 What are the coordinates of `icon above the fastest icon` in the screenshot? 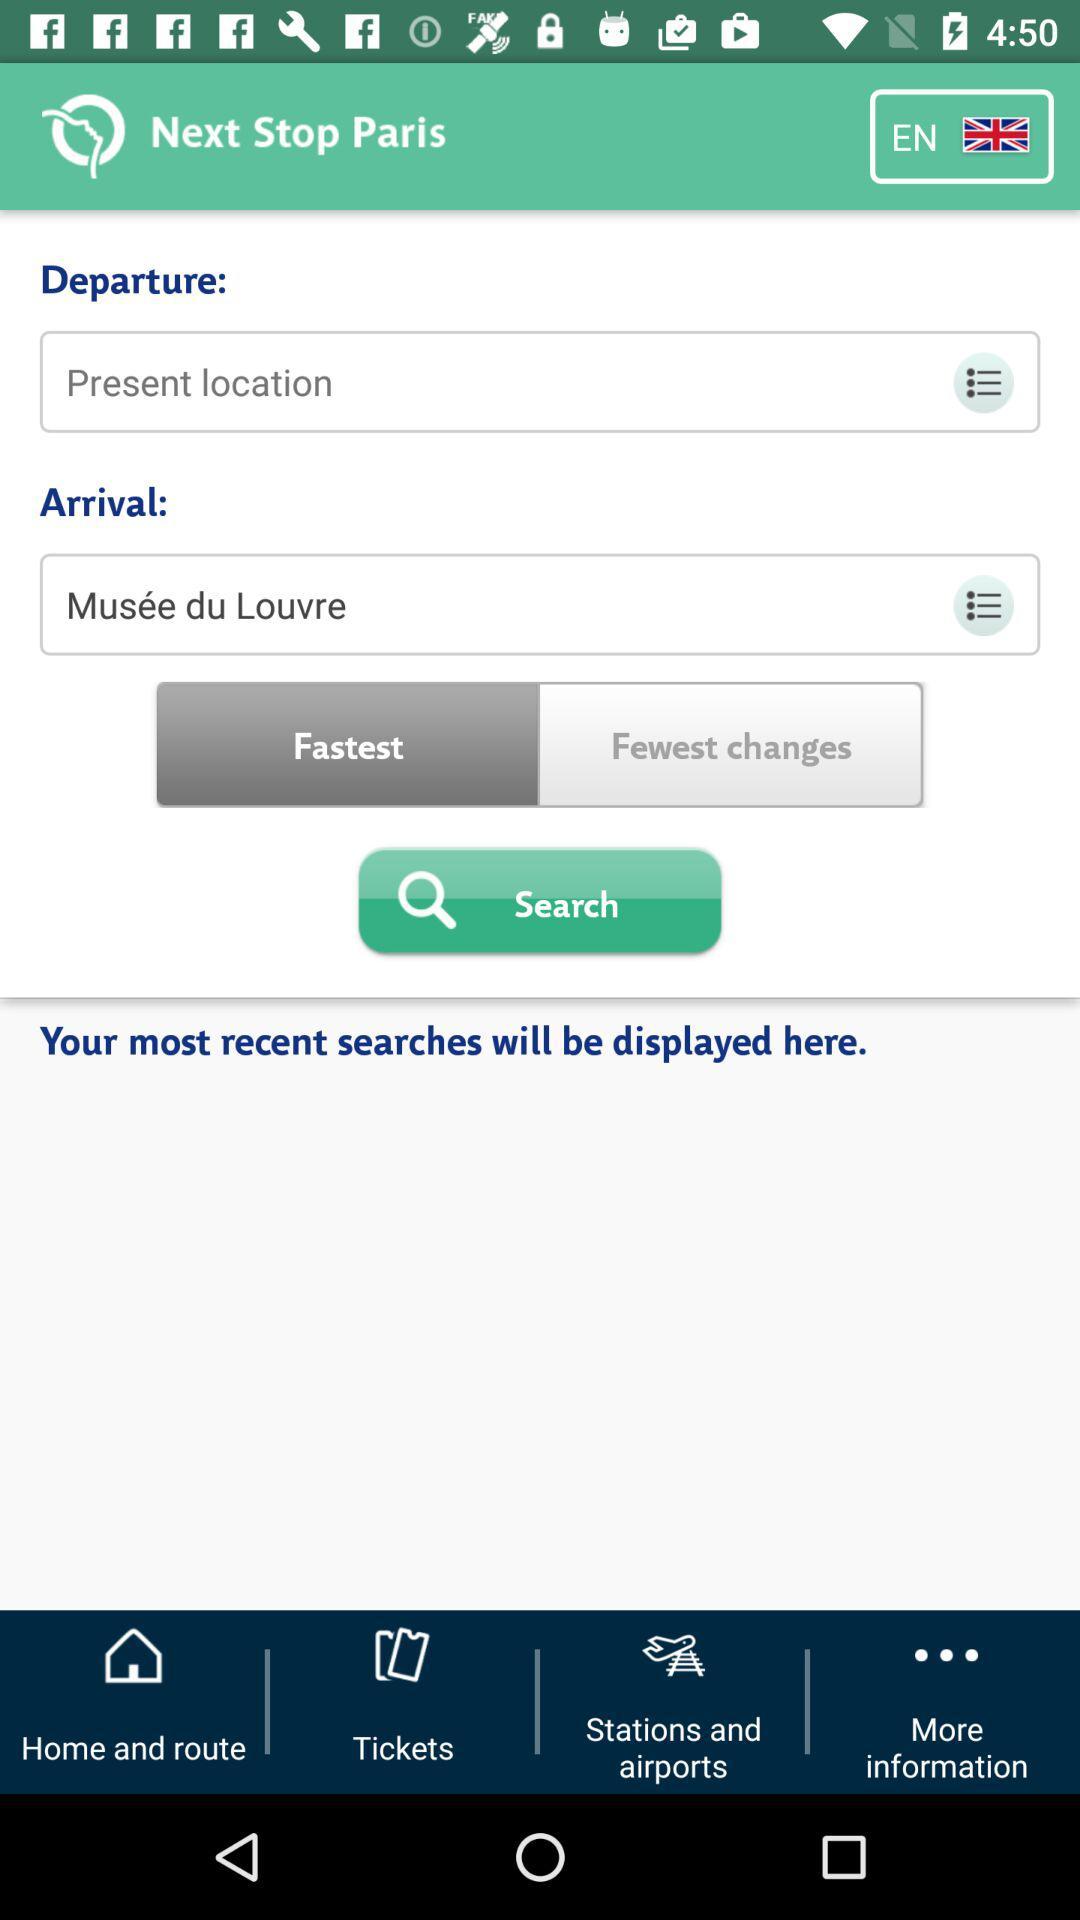 It's located at (540, 603).